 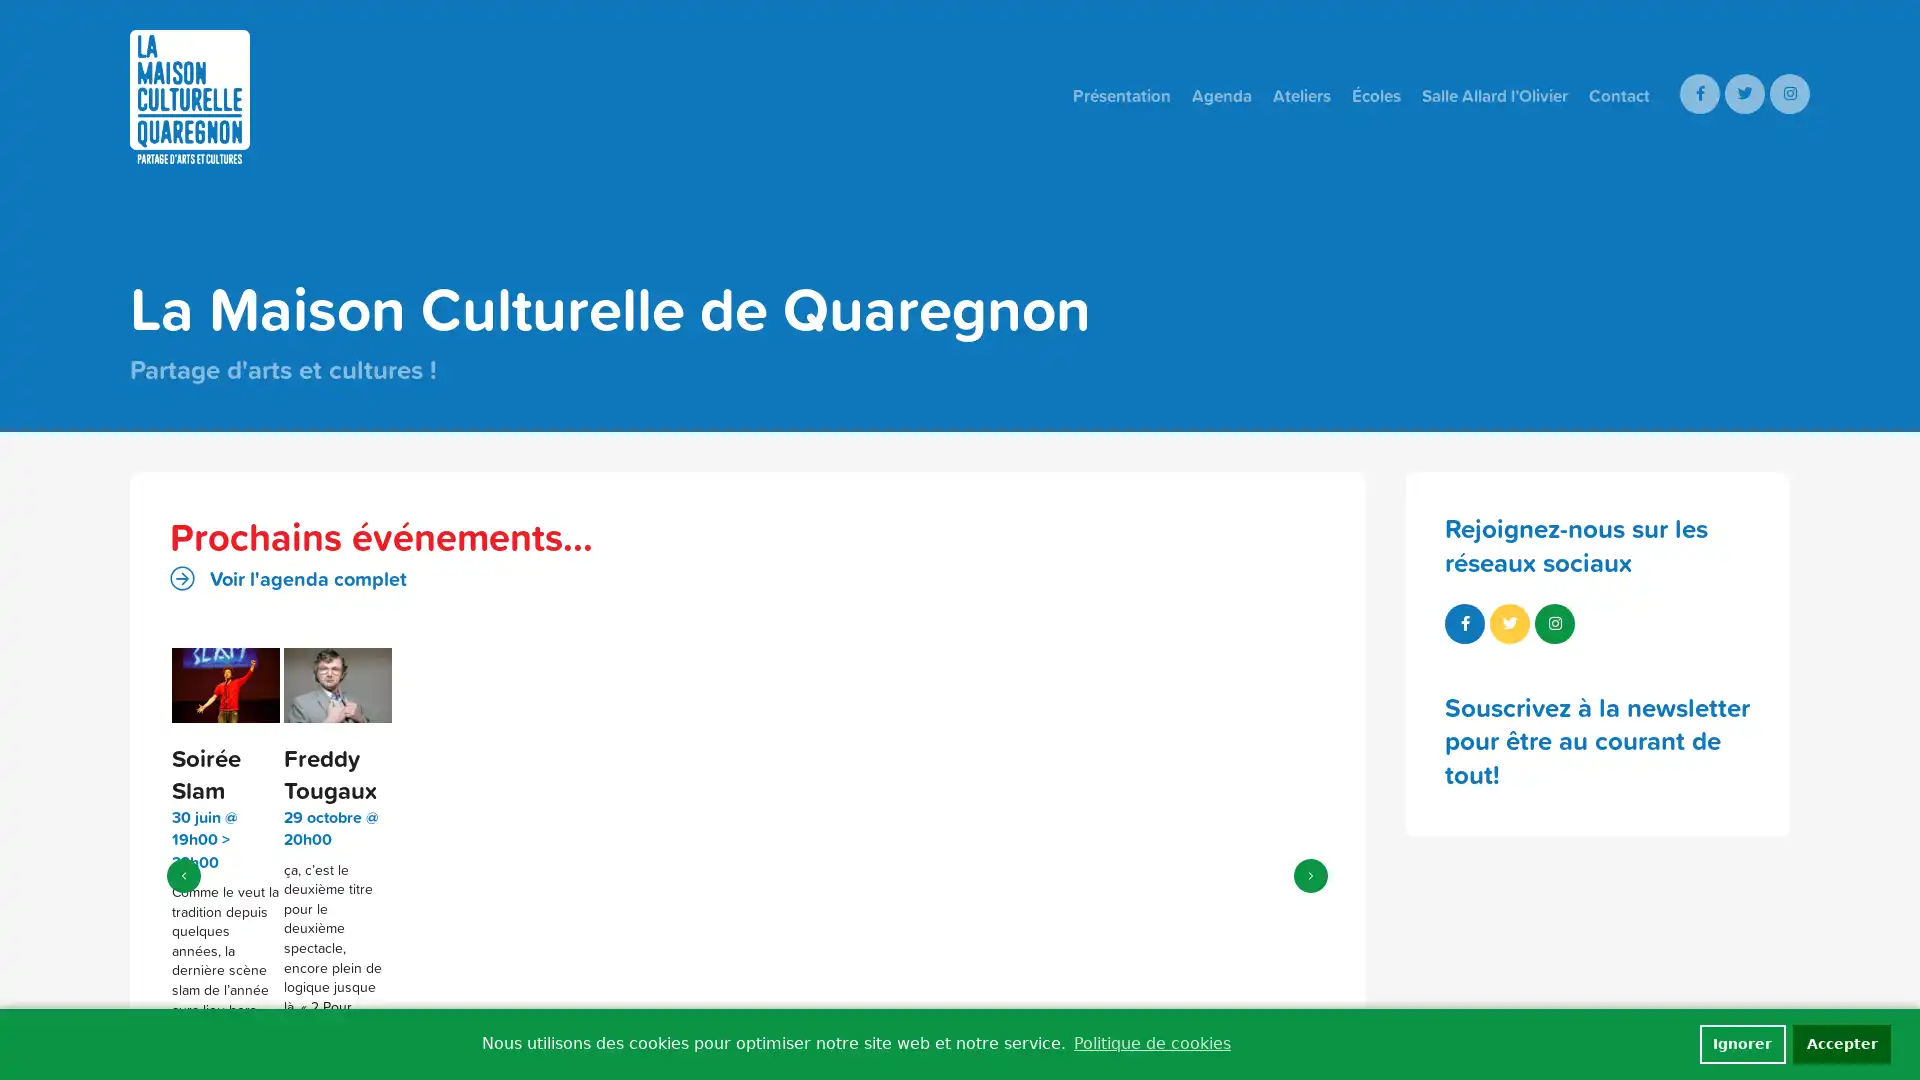 I want to click on Accepter, so click(x=1841, y=1043).